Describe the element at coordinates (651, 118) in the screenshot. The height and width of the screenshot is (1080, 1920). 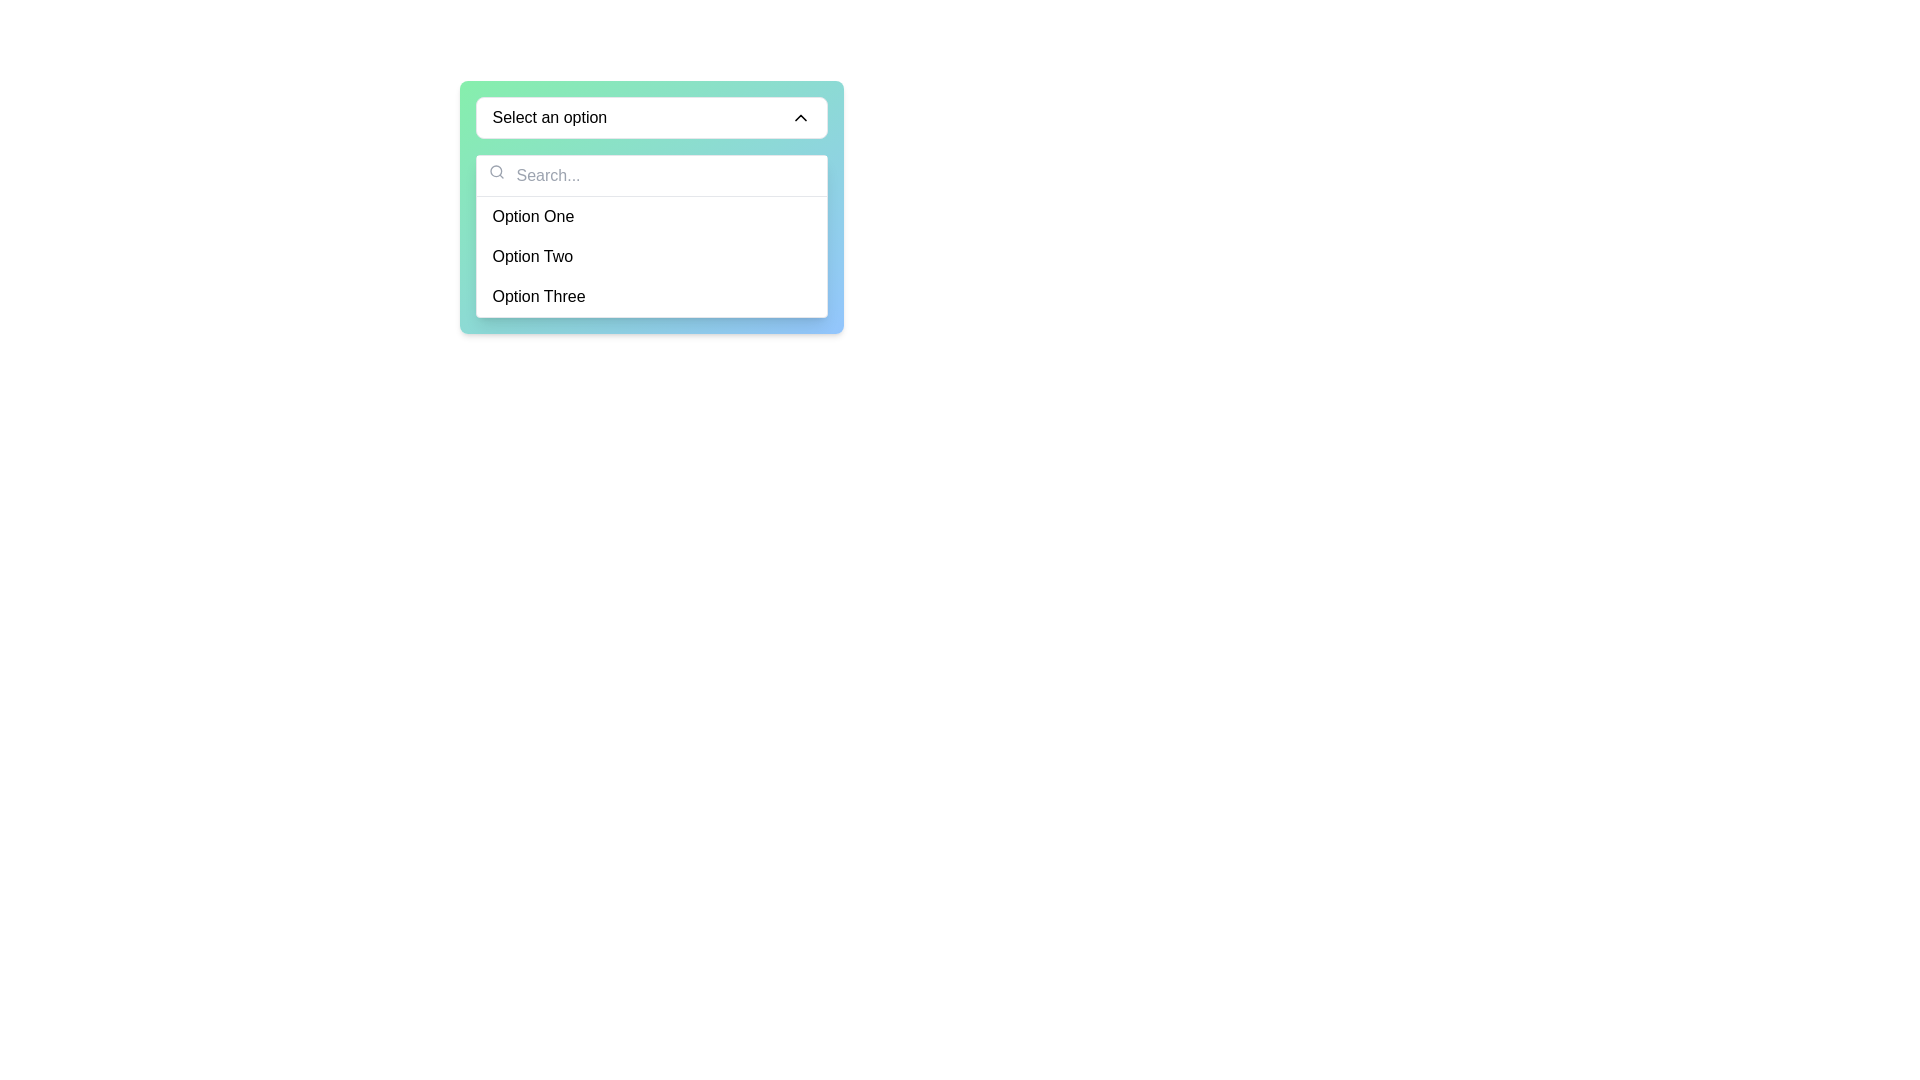
I see `the dropdown menu labeled 'Select an option'` at that location.